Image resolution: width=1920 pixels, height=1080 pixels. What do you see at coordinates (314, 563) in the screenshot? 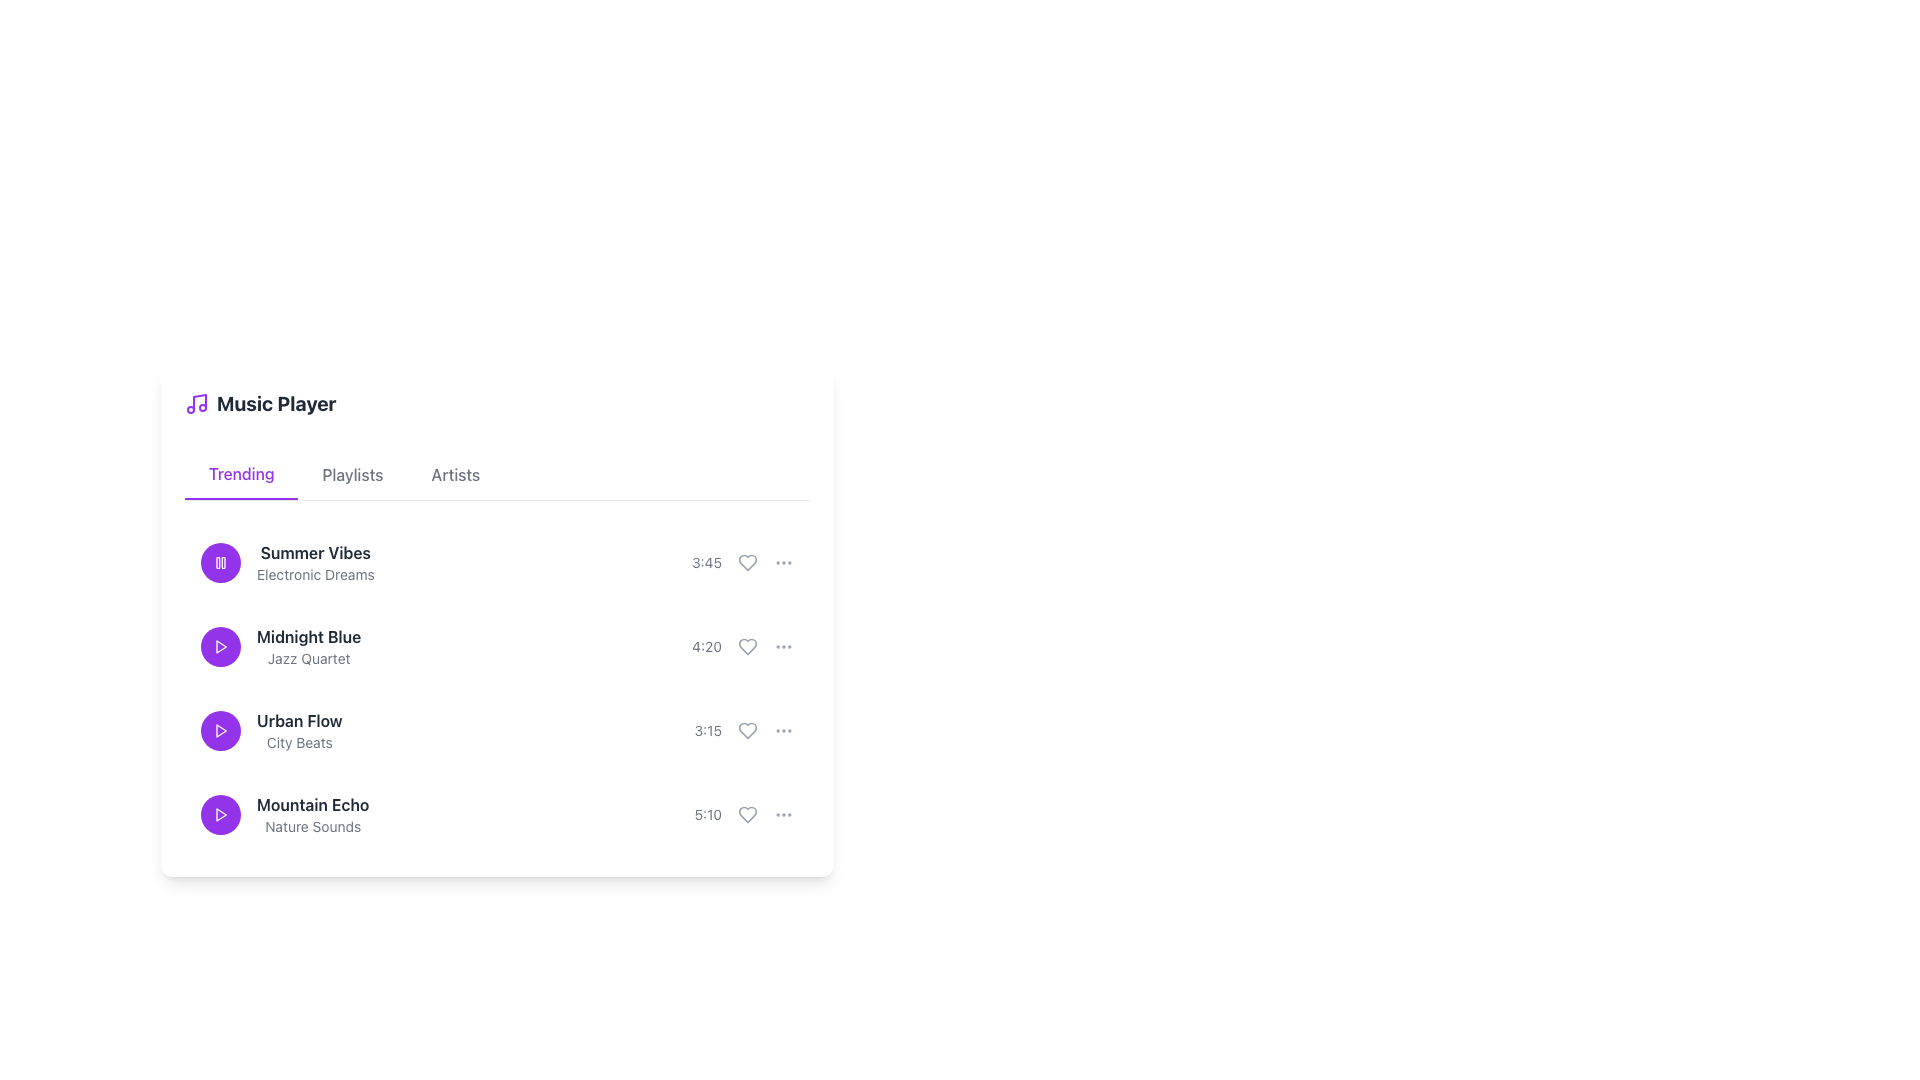
I see `the Text display containing 'Summer Vibes' and 'Electronic Dreams' in the first playlist entry of the 'Trending' playlist tab` at bounding box center [314, 563].